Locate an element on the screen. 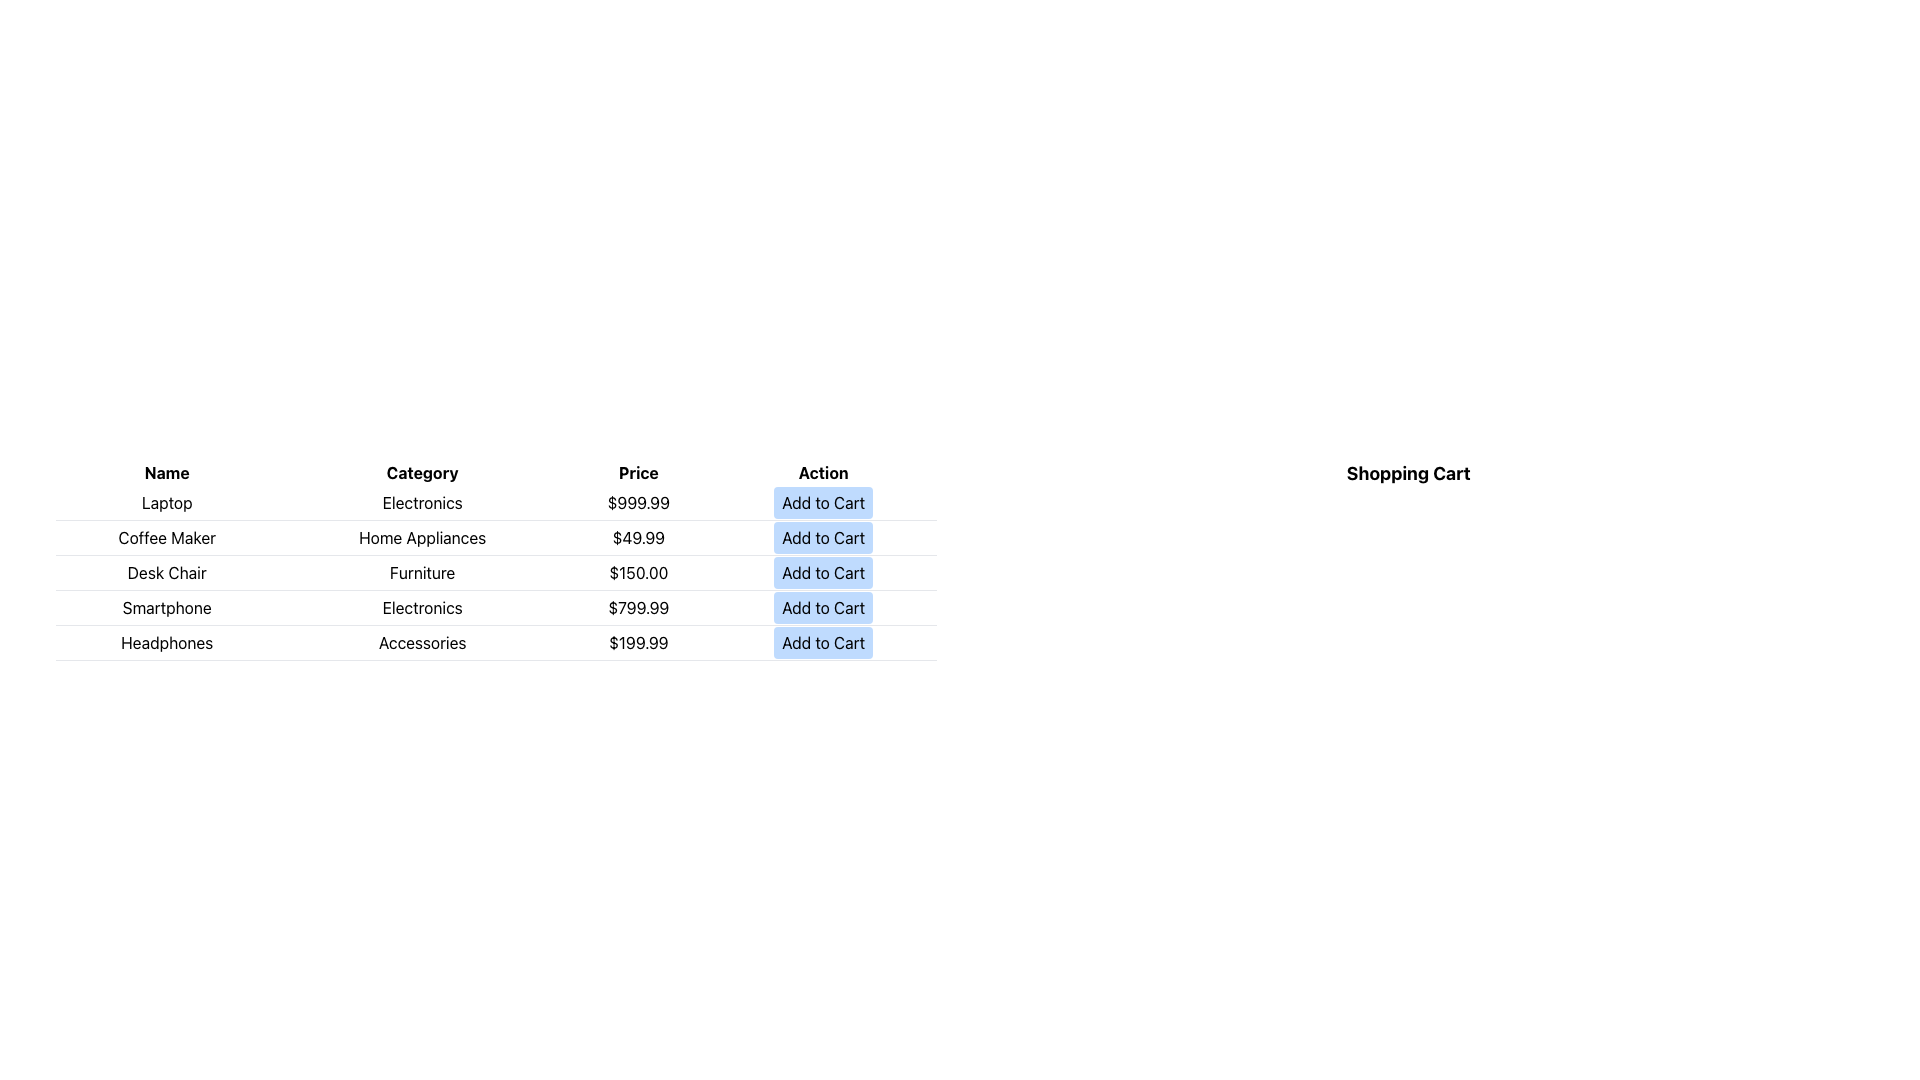  the static text label indicating the product category 'Coffee Maker', located in the second column under the 'Category' header and in the second row of the table is located at coordinates (421, 536).